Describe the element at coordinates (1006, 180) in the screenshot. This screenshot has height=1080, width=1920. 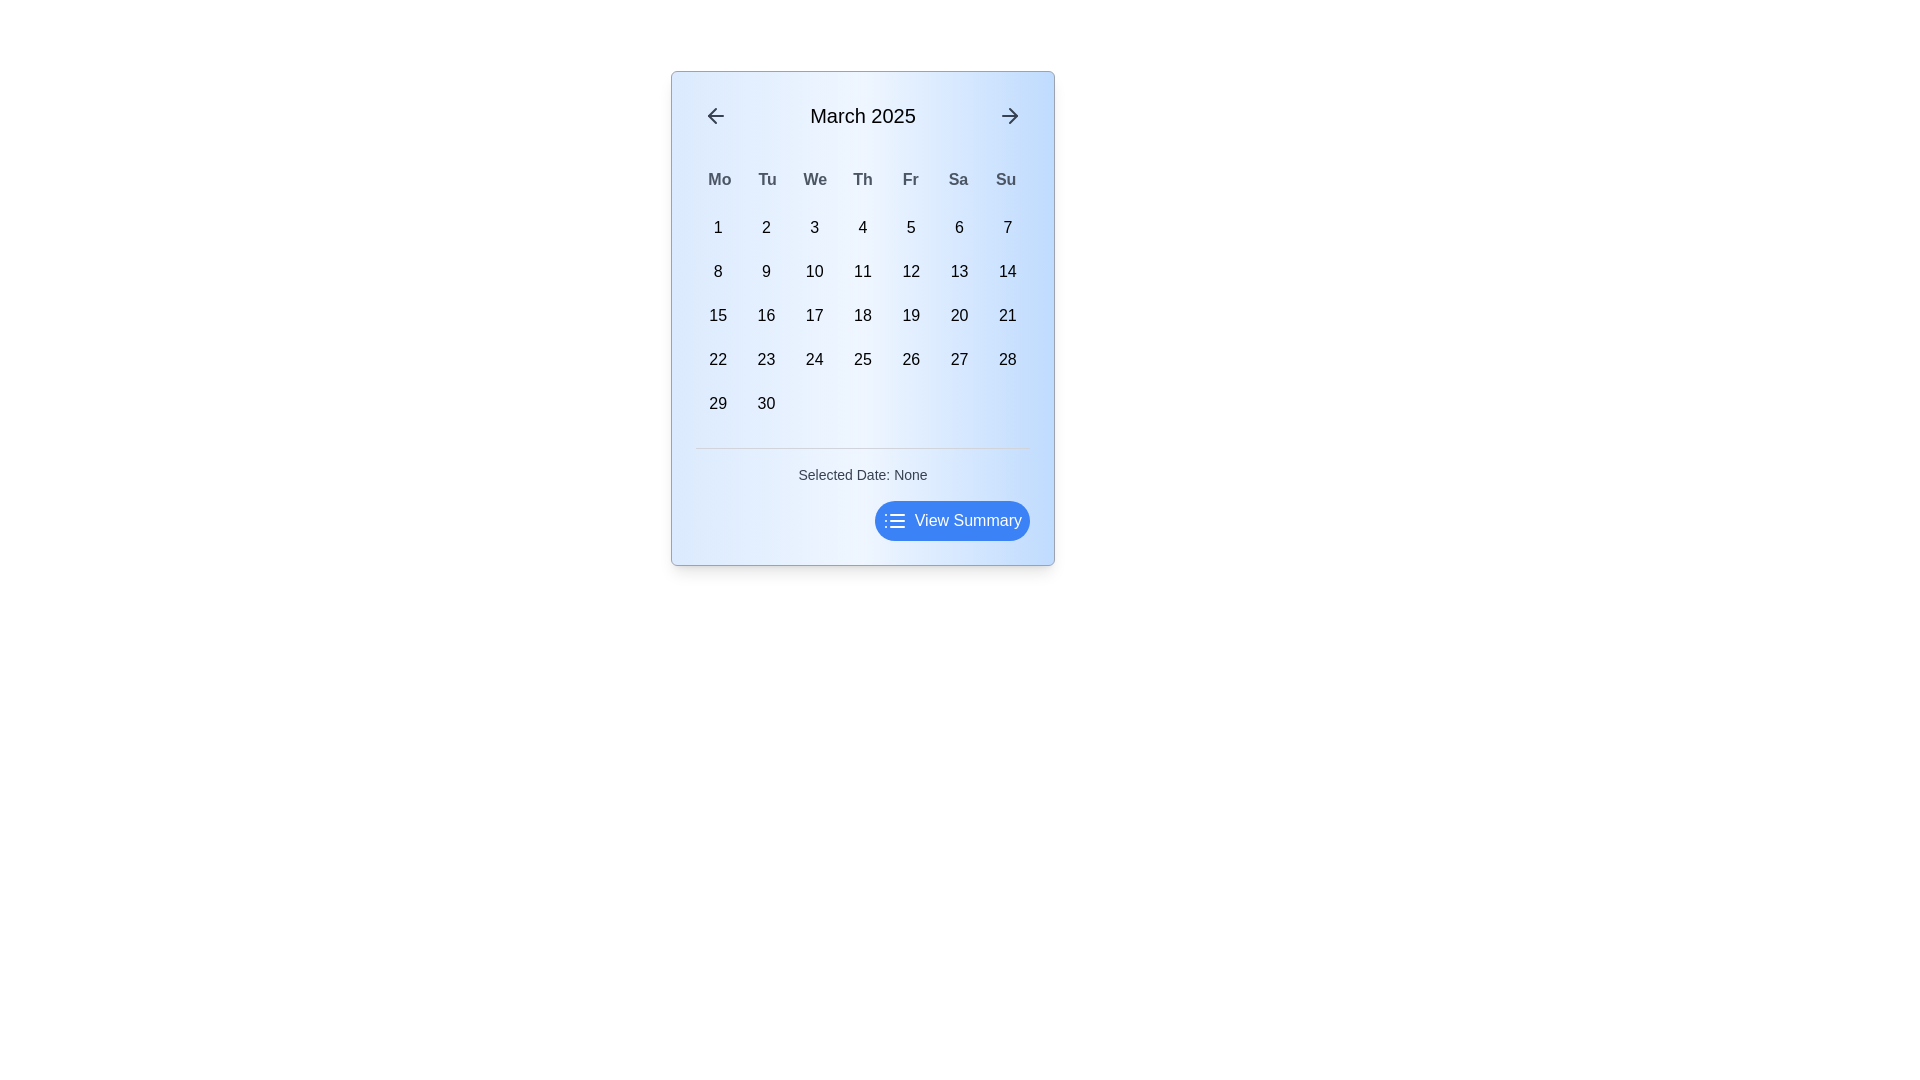
I see `the text label displaying 'Su' in the top-right cell of the calendar interface, which is styled with a bold font and medium gray color` at that location.